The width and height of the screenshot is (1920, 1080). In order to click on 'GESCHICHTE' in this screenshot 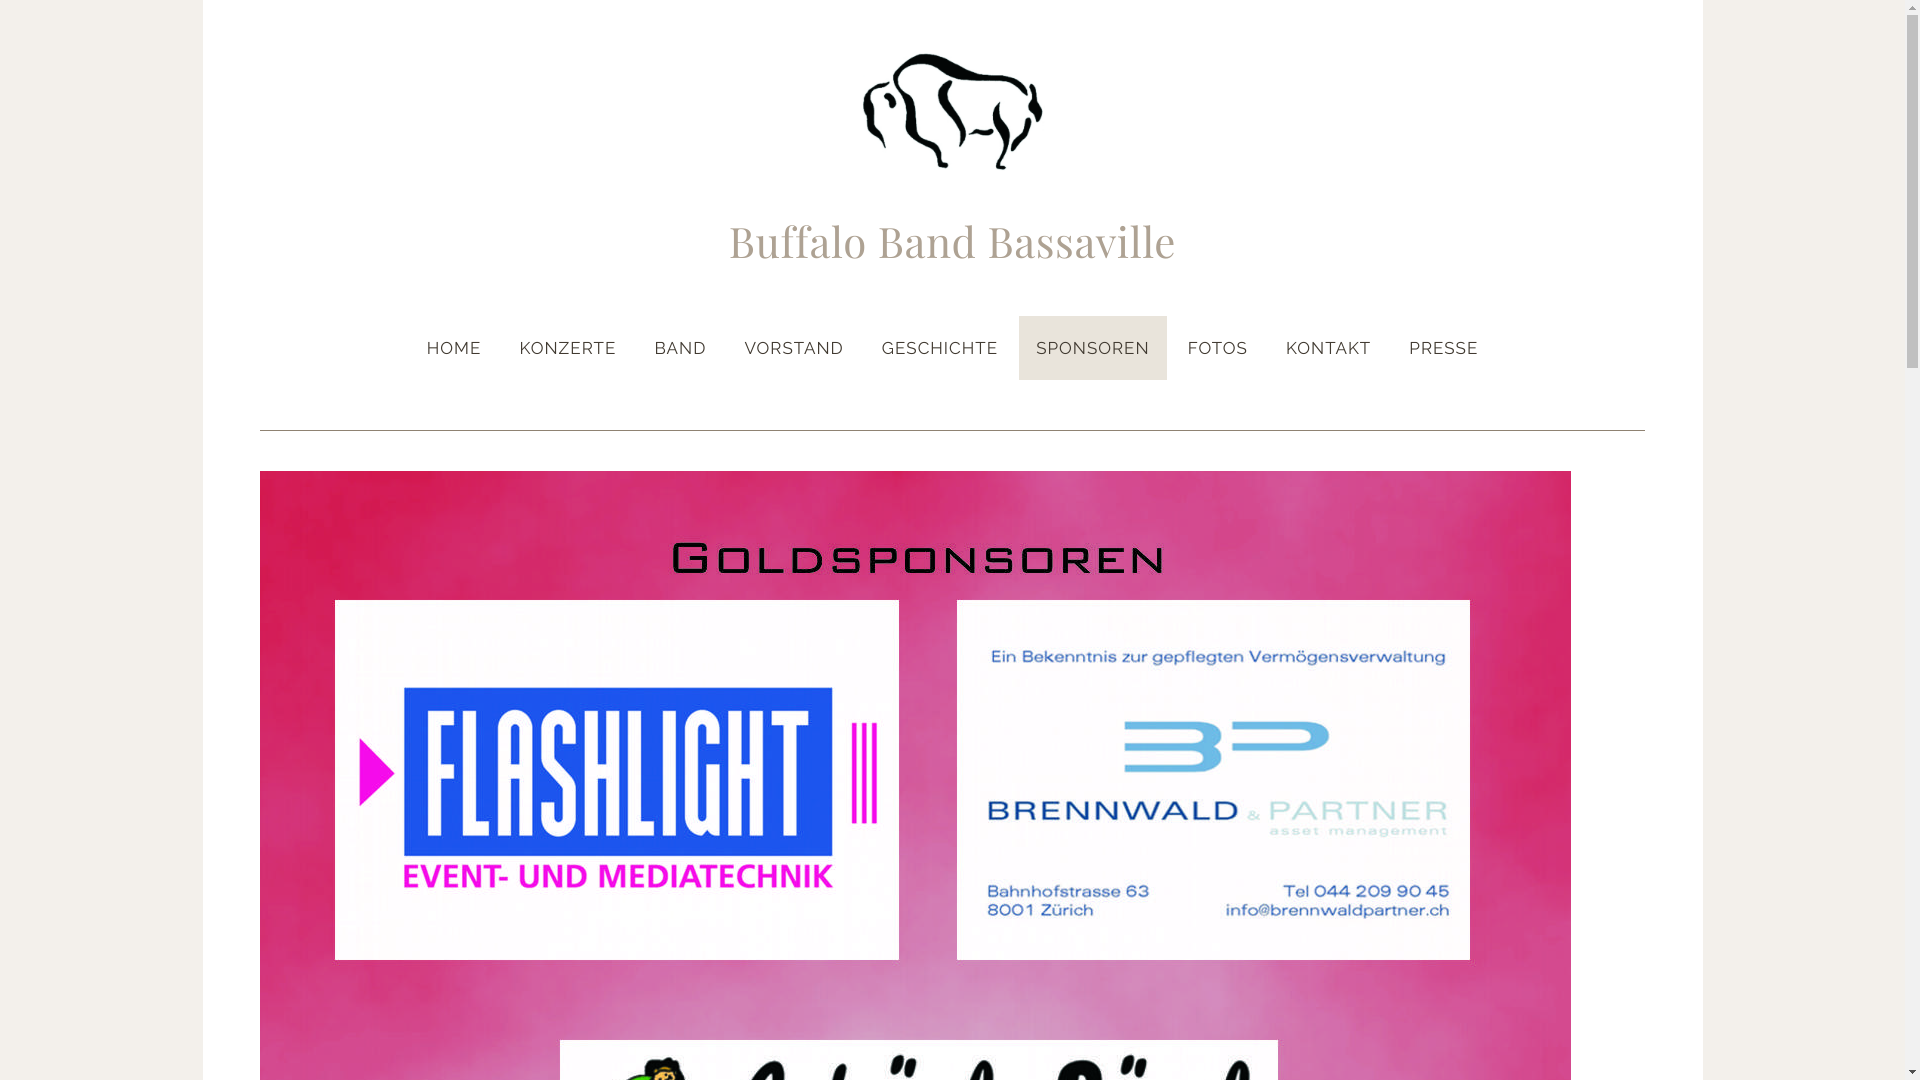, I will do `click(939, 346)`.